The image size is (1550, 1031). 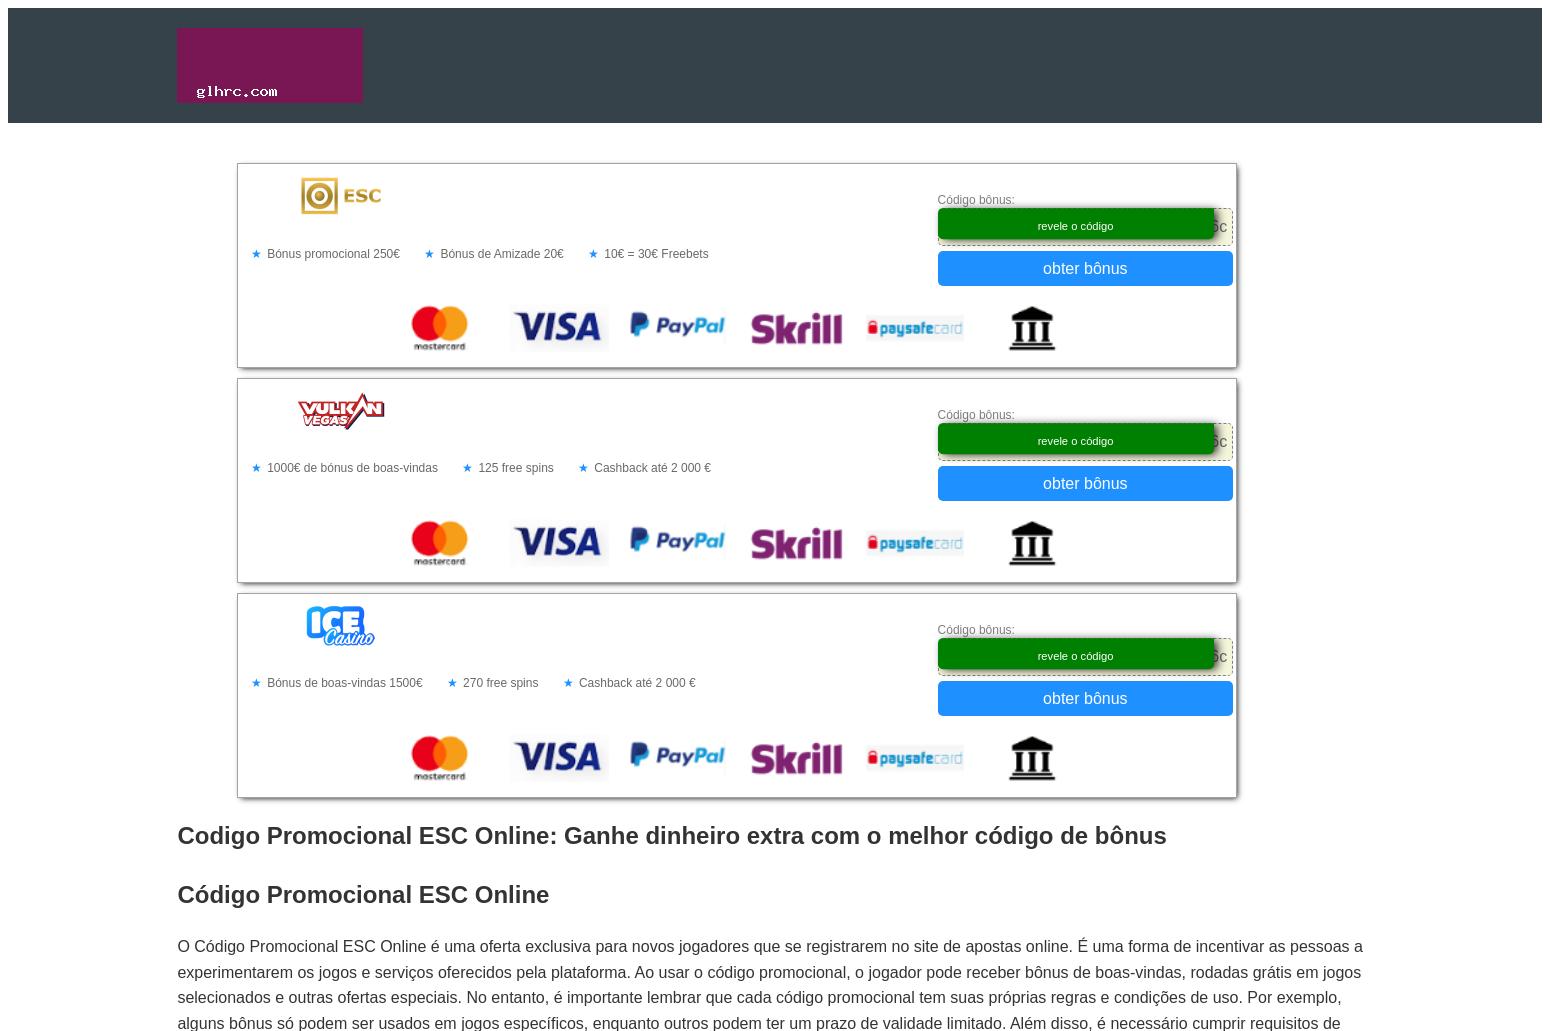 I want to click on 'Bónus promocional 250€', so click(x=331, y=253).